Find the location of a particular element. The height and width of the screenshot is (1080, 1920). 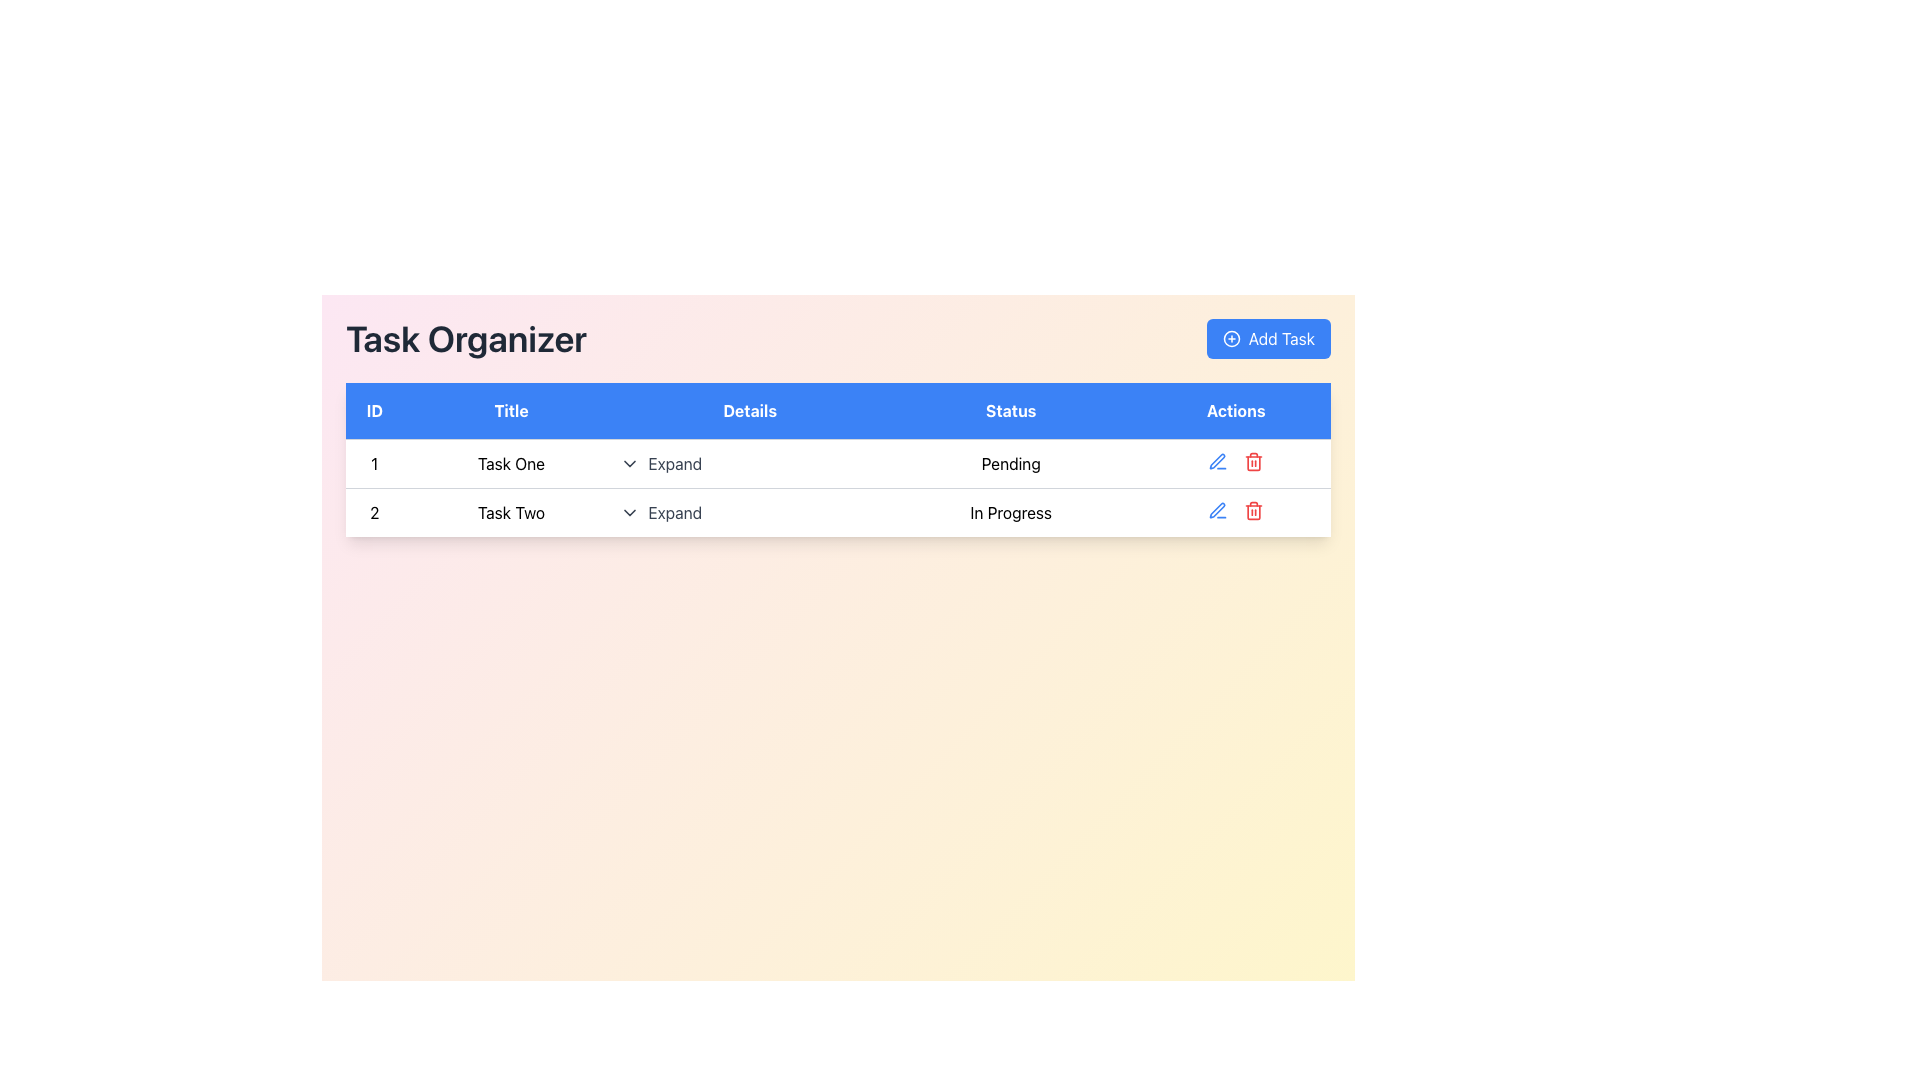

the Text label that represents the unique identifier of the first row in the table, located to the left of 'Task One' is located at coordinates (374, 463).